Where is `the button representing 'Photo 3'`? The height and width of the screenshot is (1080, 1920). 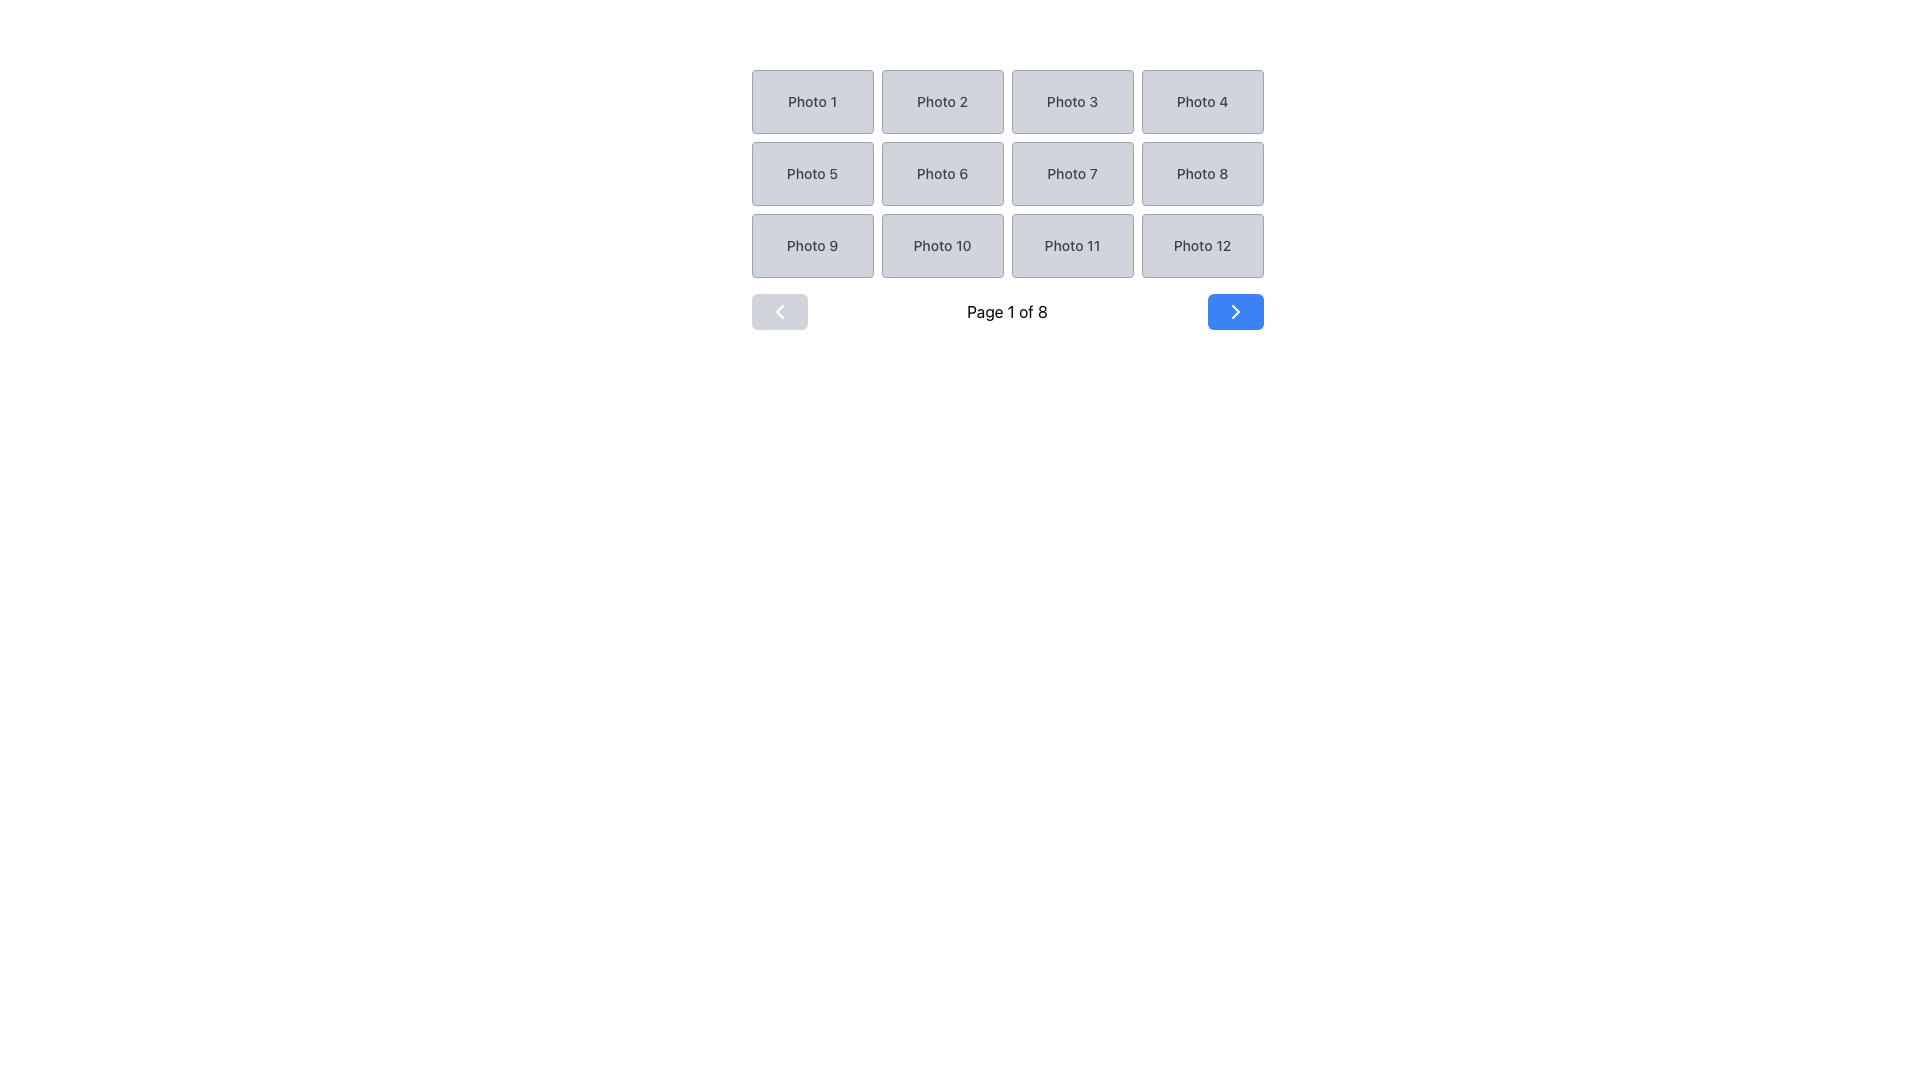 the button representing 'Photo 3' is located at coordinates (1071, 101).